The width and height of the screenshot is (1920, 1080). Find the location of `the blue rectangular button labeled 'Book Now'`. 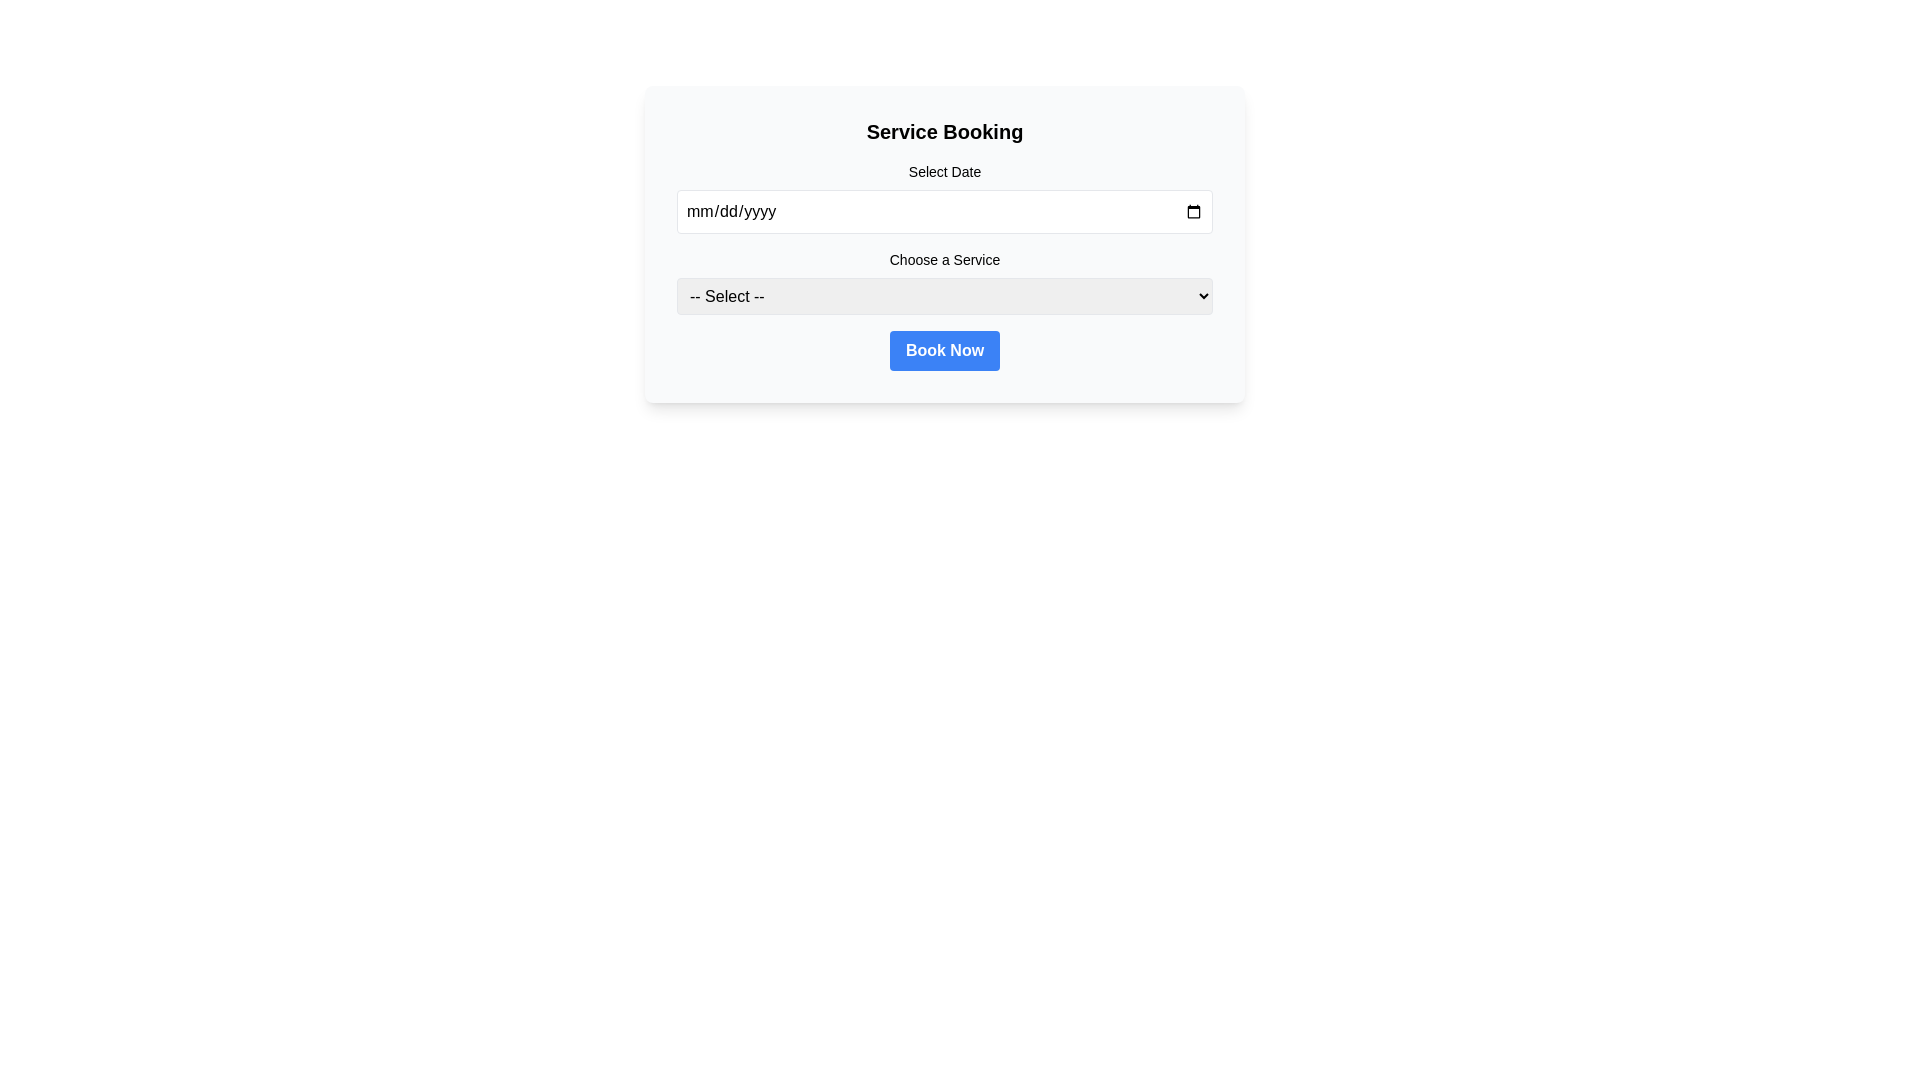

the blue rectangular button labeled 'Book Now' is located at coordinates (944, 350).